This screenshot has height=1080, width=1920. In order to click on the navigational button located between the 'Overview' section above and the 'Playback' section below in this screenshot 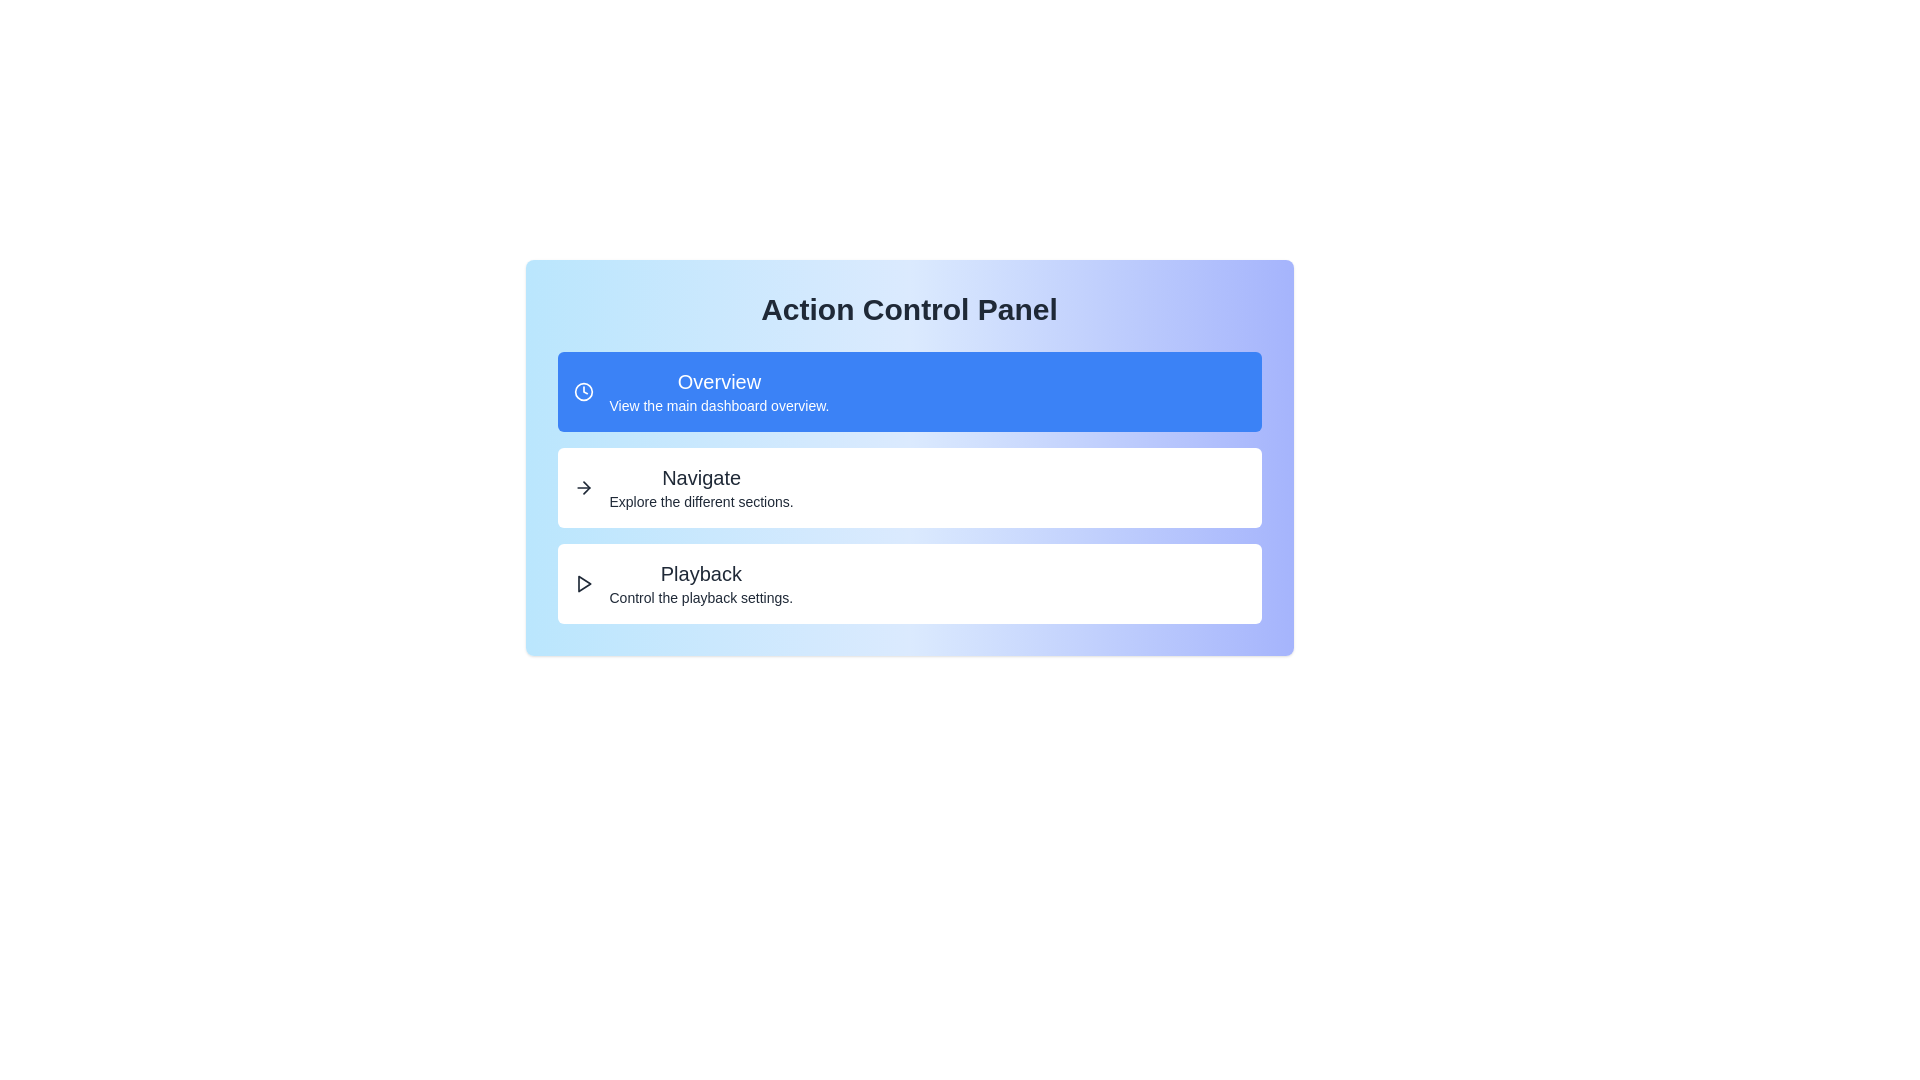, I will do `click(908, 488)`.